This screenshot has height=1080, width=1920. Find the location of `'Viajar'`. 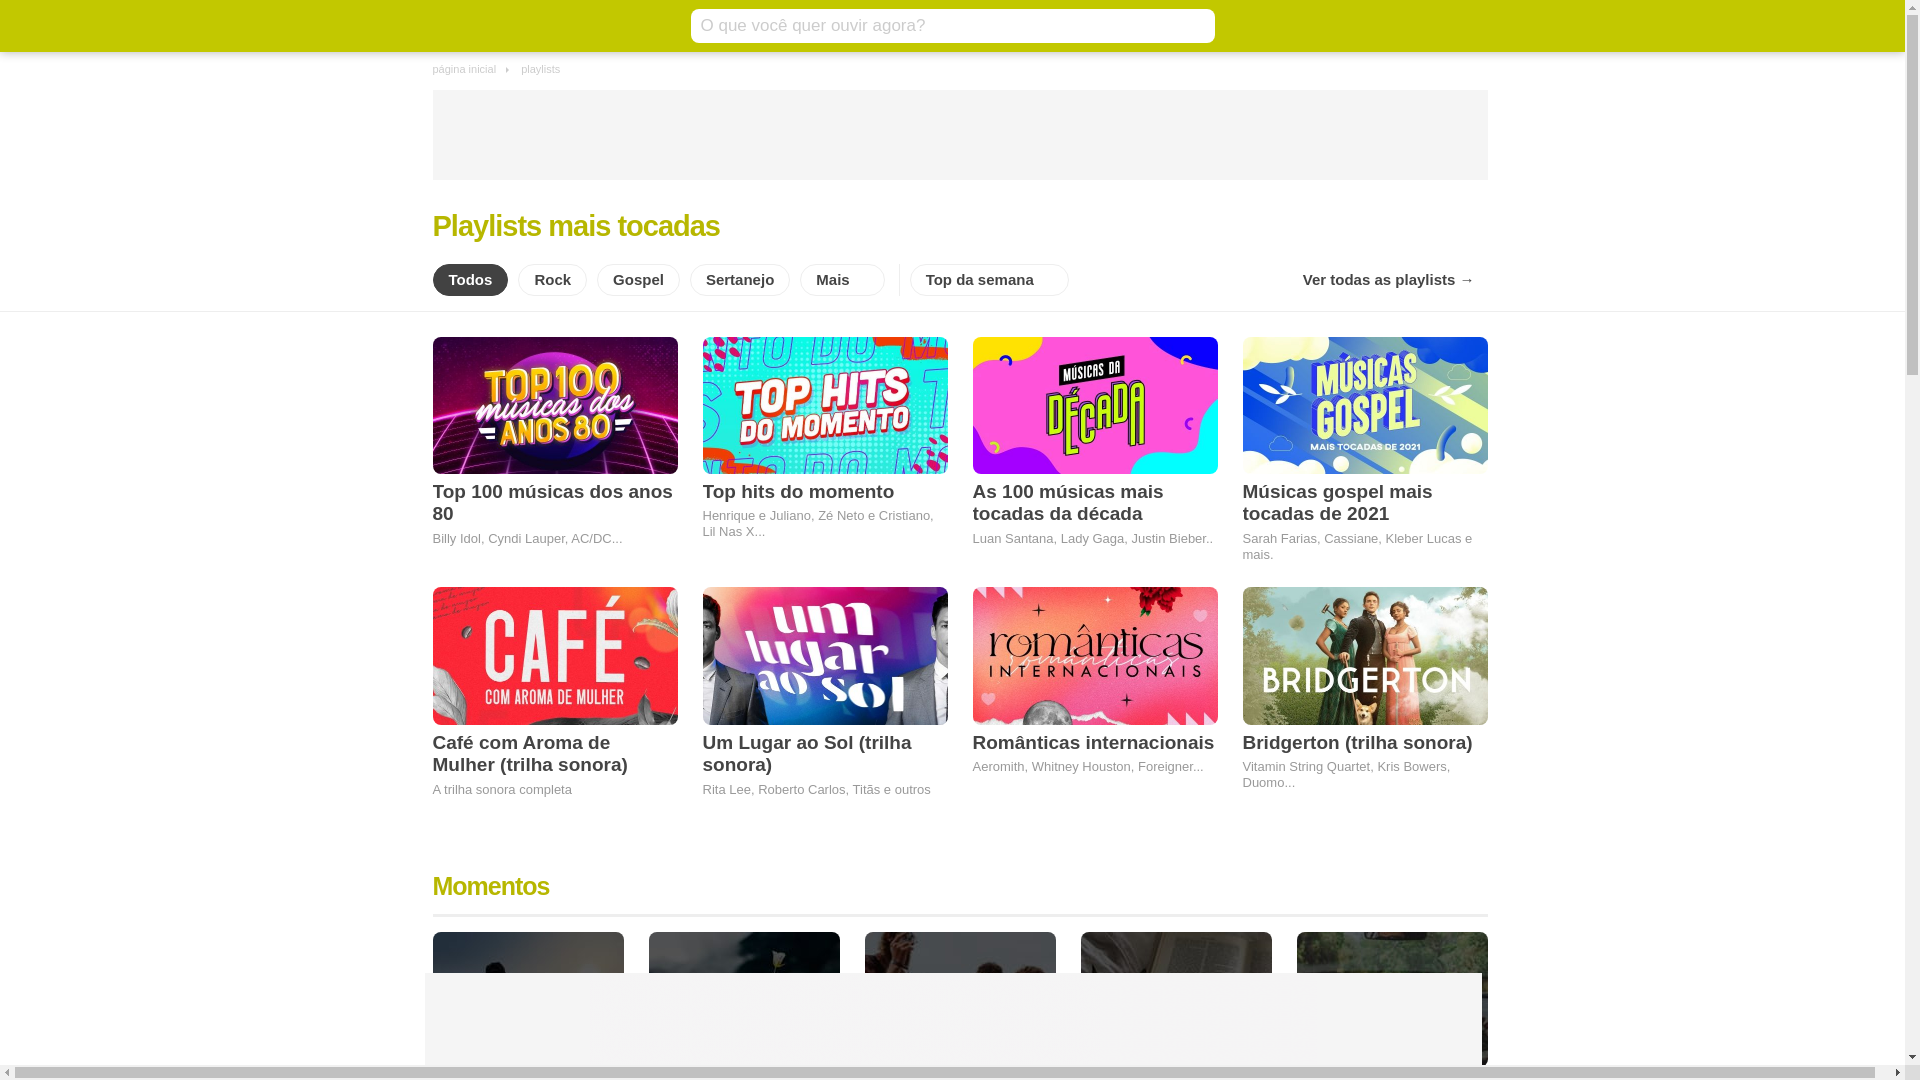

'Viajar' is located at coordinates (1296, 999).